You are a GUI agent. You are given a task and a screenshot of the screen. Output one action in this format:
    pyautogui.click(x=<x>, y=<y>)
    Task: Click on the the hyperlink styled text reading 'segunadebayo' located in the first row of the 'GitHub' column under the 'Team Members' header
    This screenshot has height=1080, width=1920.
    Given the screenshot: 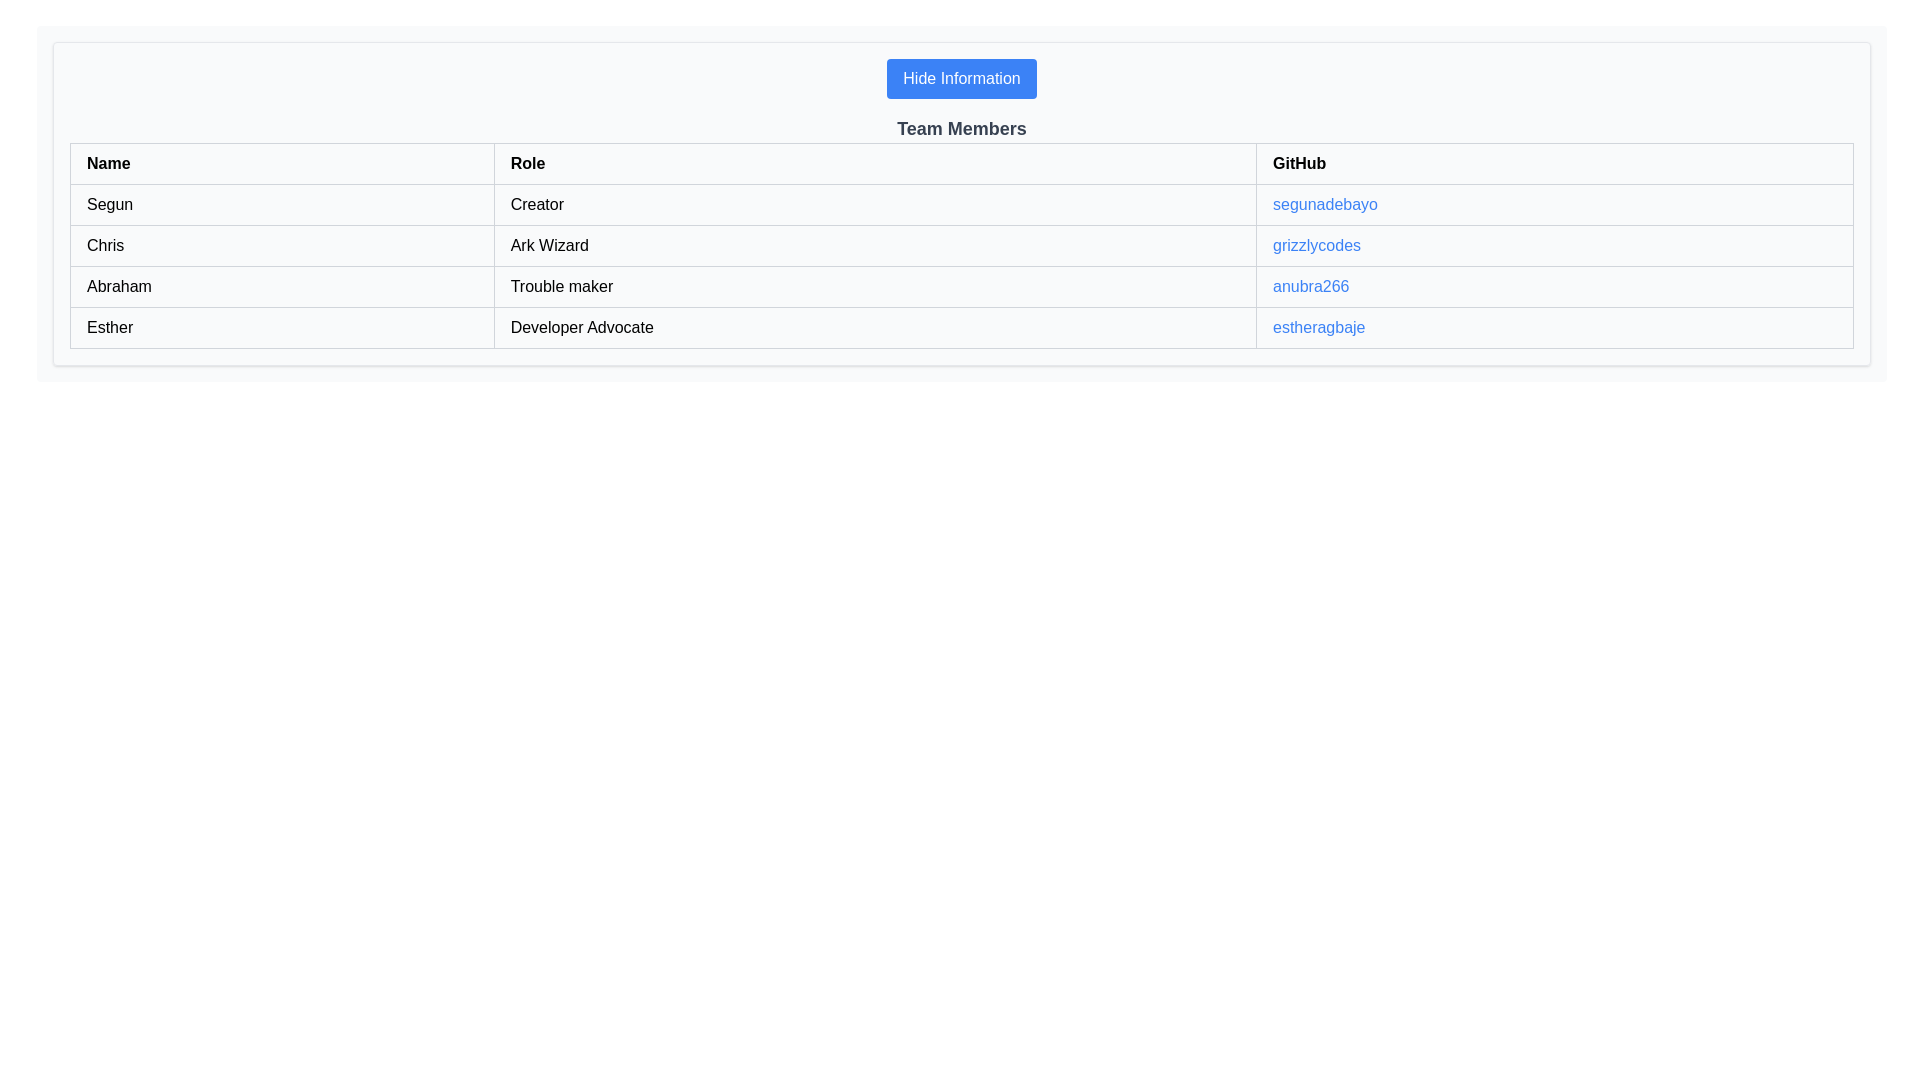 What is the action you would take?
    pyautogui.click(x=1325, y=204)
    